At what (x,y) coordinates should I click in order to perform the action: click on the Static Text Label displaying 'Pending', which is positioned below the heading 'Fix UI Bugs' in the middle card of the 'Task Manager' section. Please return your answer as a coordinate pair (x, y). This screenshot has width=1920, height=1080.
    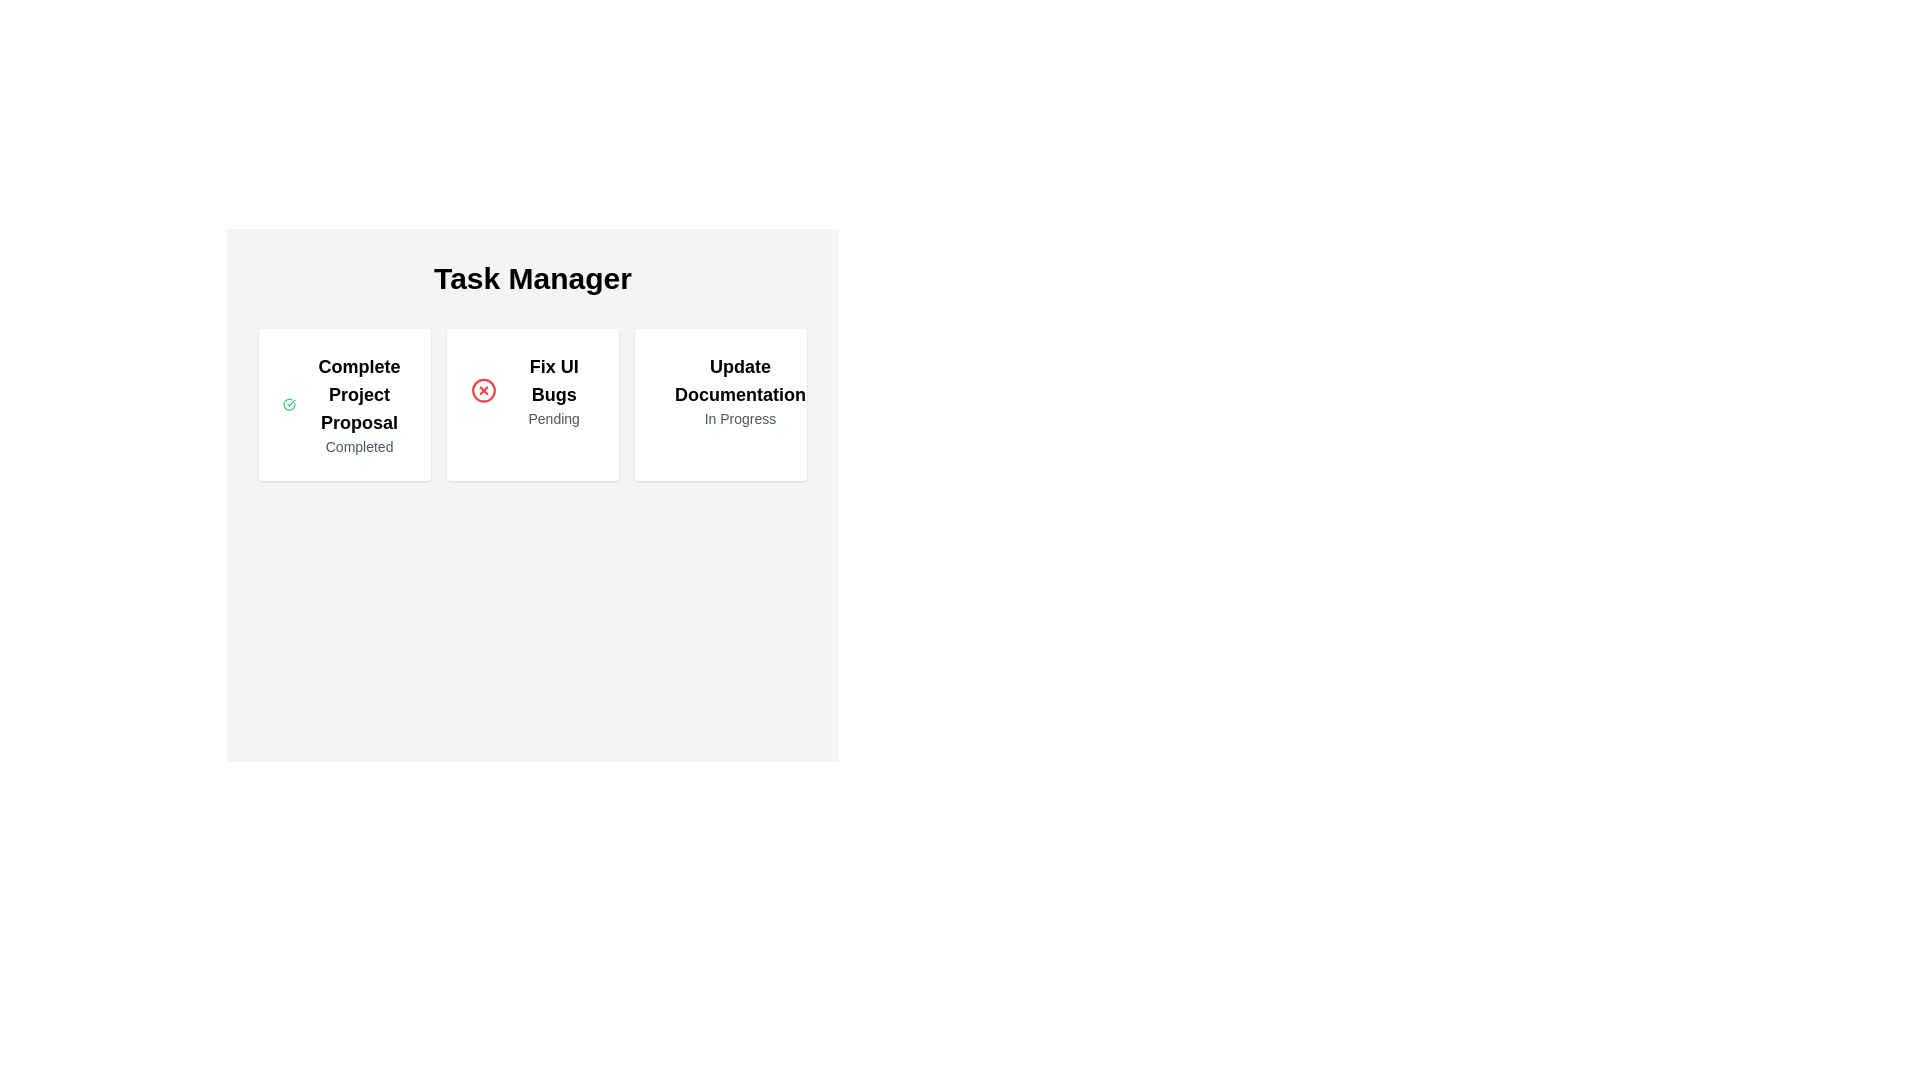
    Looking at the image, I should click on (554, 418).